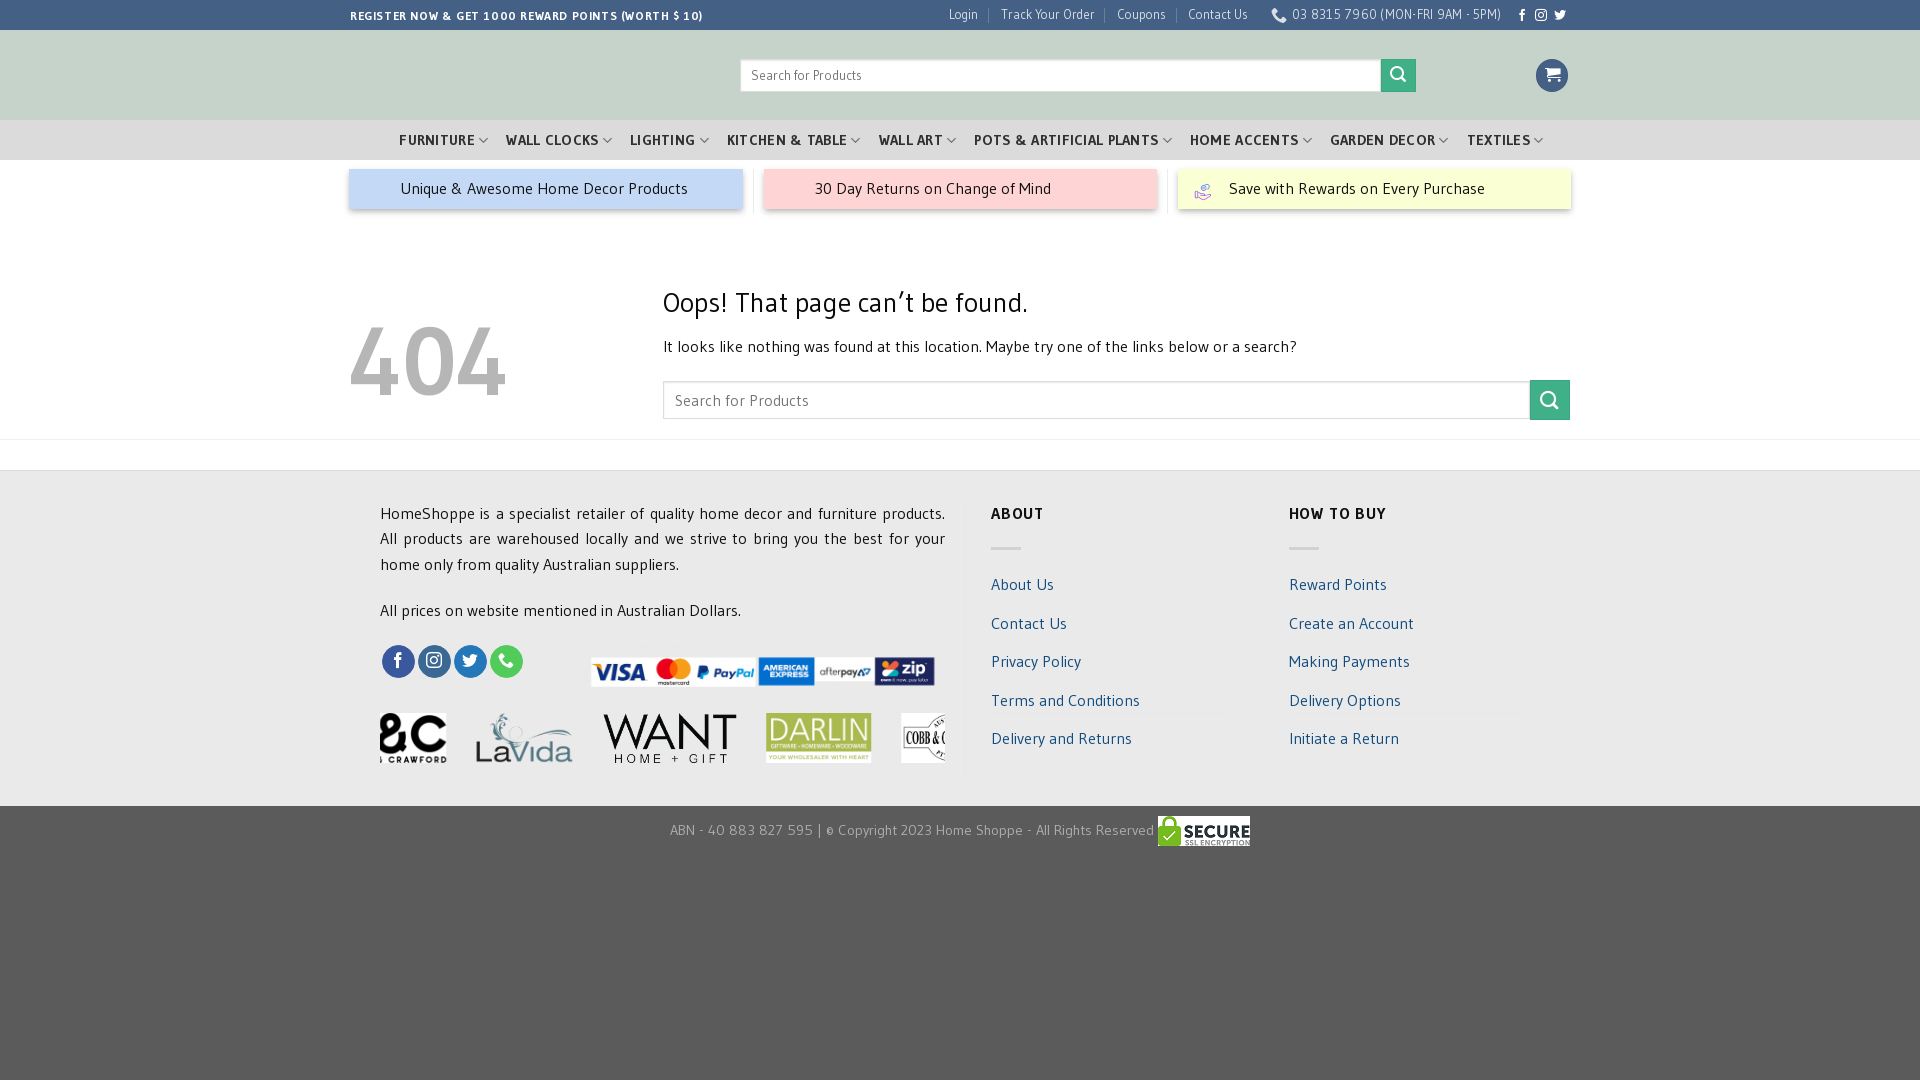 The image size is (1920, 1080). I want to click on 'Follow on Instagram', so click(416, 662).